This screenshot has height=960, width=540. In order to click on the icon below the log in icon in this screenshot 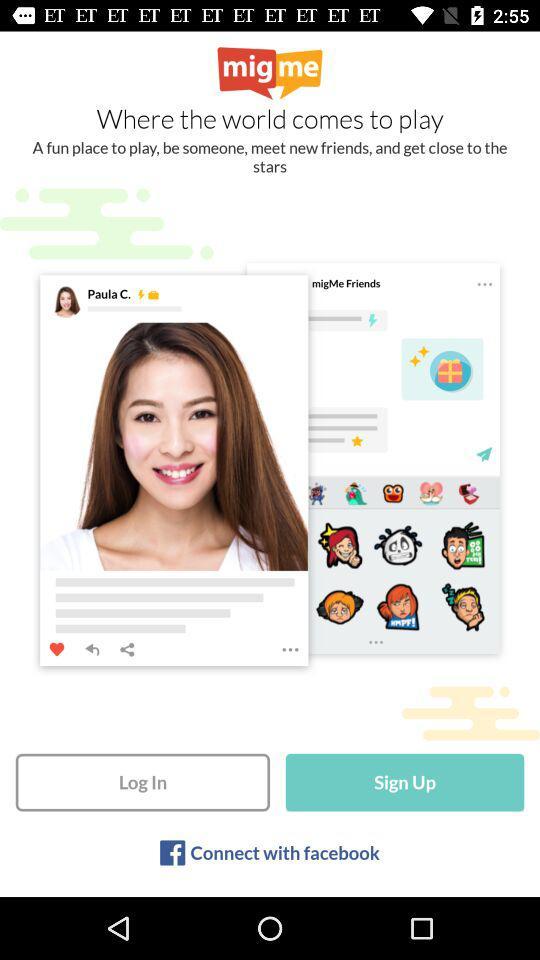, I will do `click(284, 851)`.